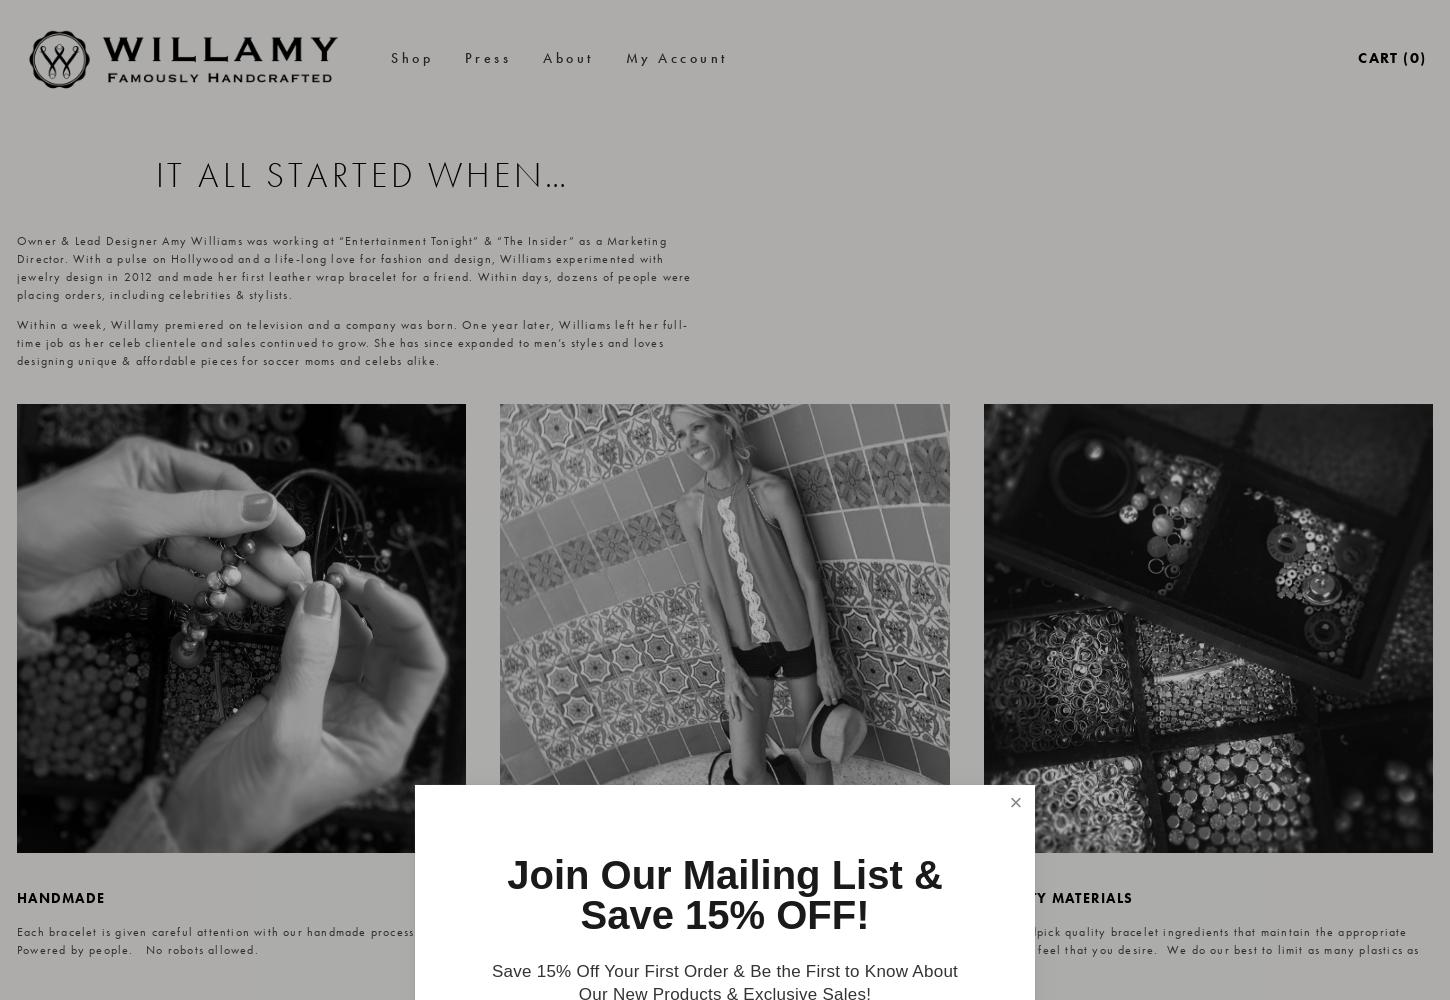 This screenshot has height=1000, width=1450. What do you see at coordinates (563, 898) in the screenshot?
I see `'american made'` at bounding box center [563, 898].